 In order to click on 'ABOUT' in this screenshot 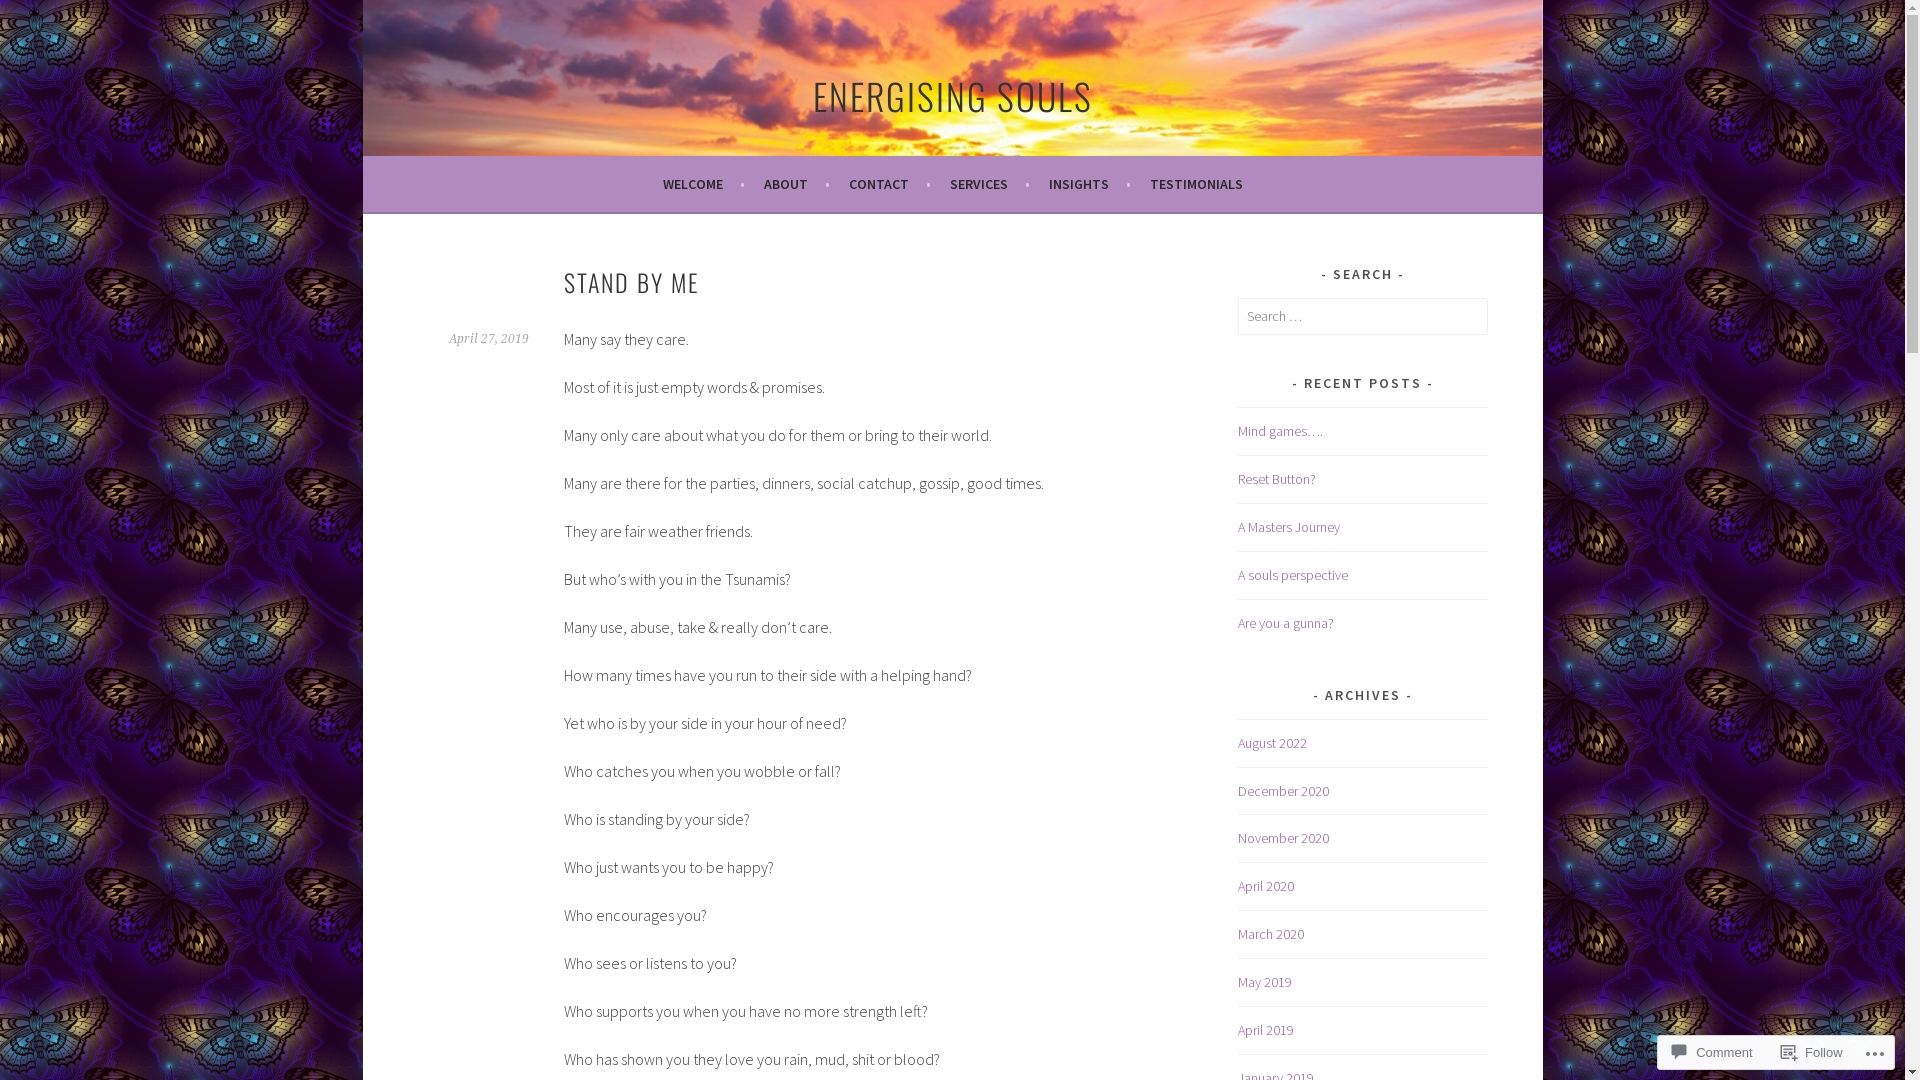, I will do `click(795, 184)`.